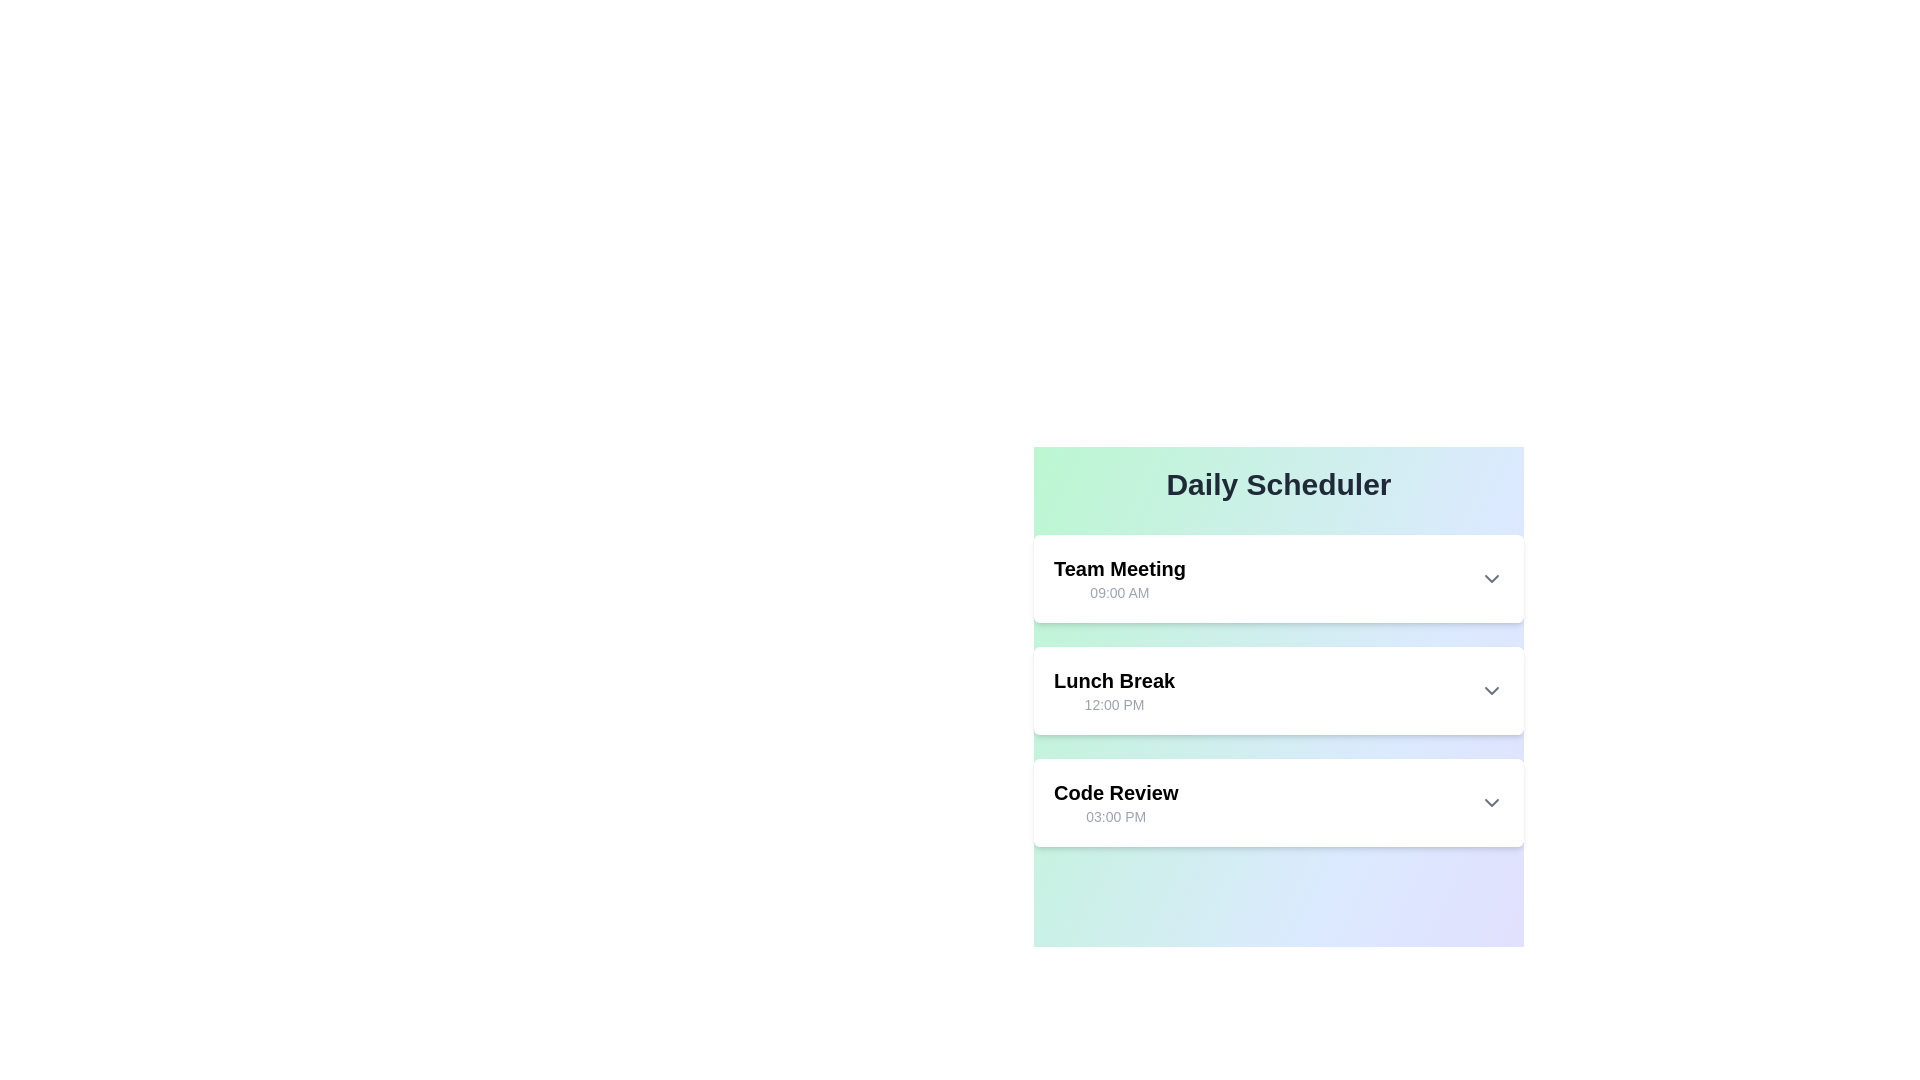 The image size is (1920, 1080). Describe the element at coordinates (1118, 569) in the screenshot. I see `the bold text label reading 'Team Meeting', which is prominently styled and positioned above the smaller text '09:00 AM' in the 'Daily Scheduler'` at that location.